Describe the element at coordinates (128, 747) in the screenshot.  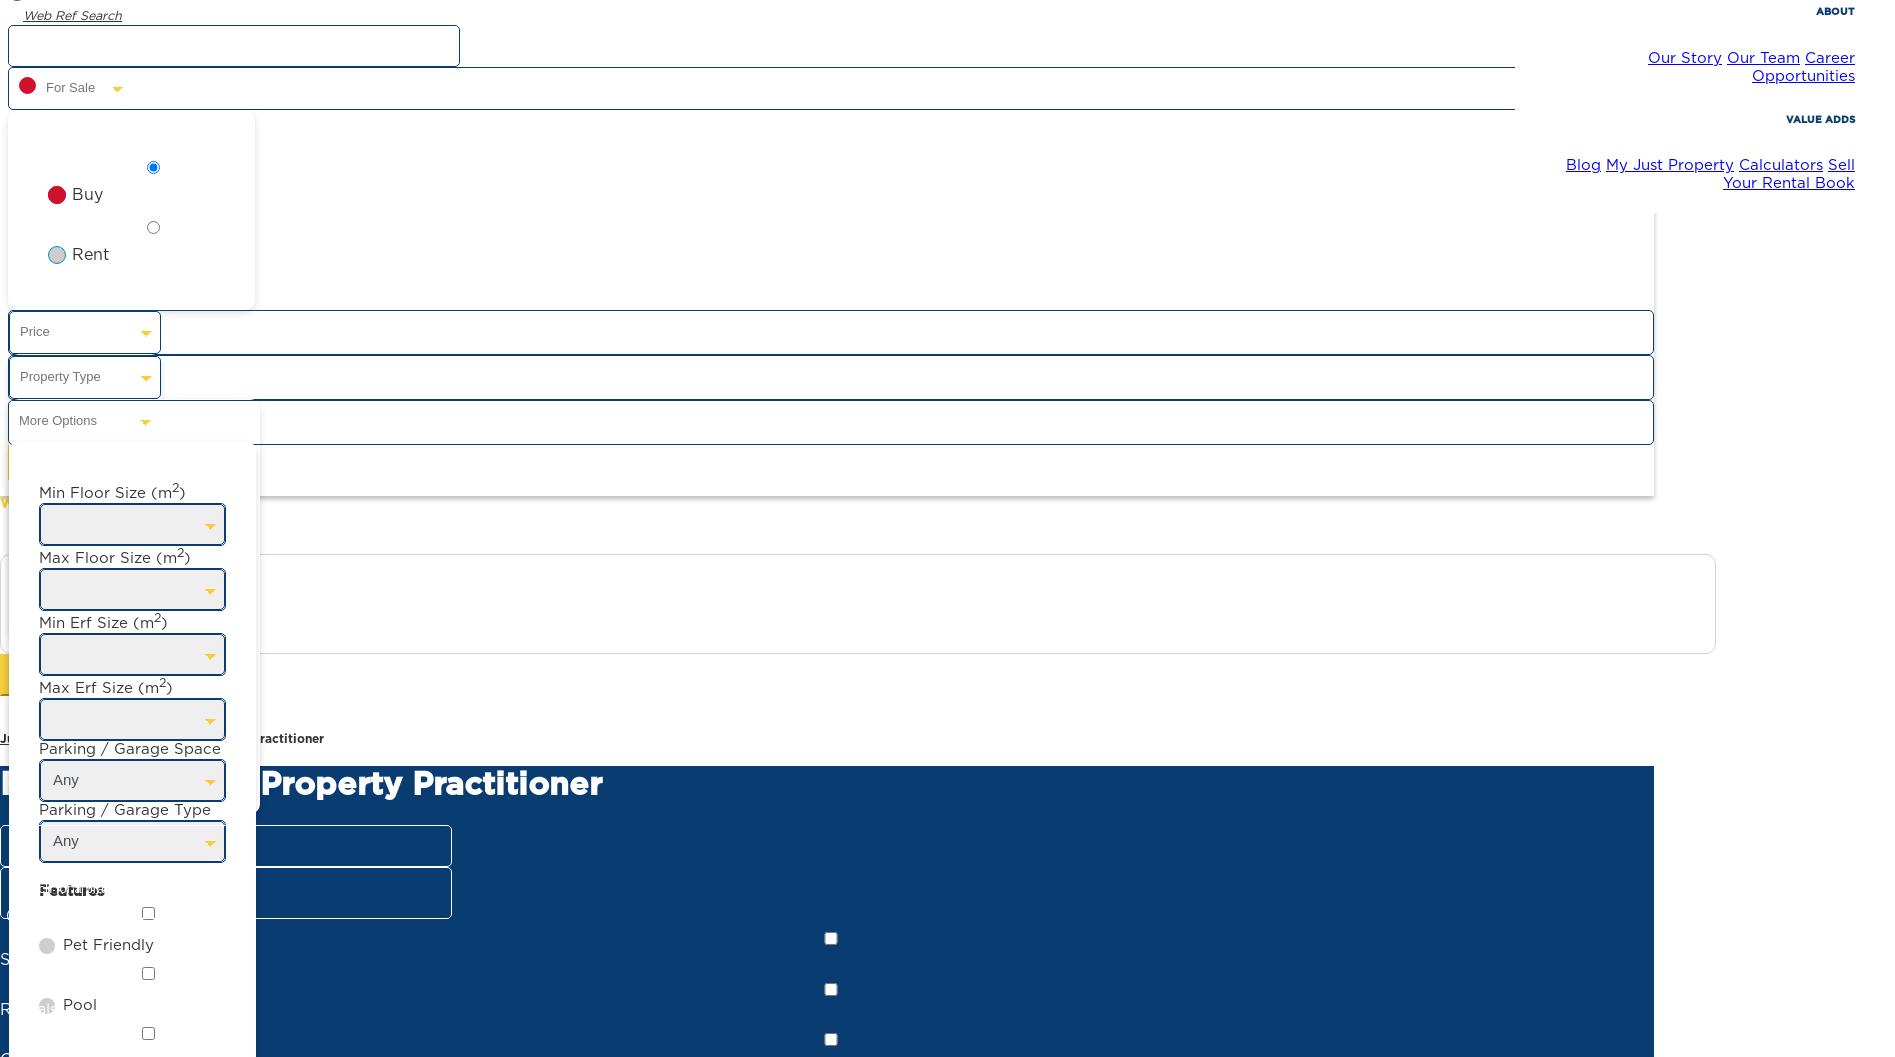
I see `'Parking / Garage Space'` at that location.